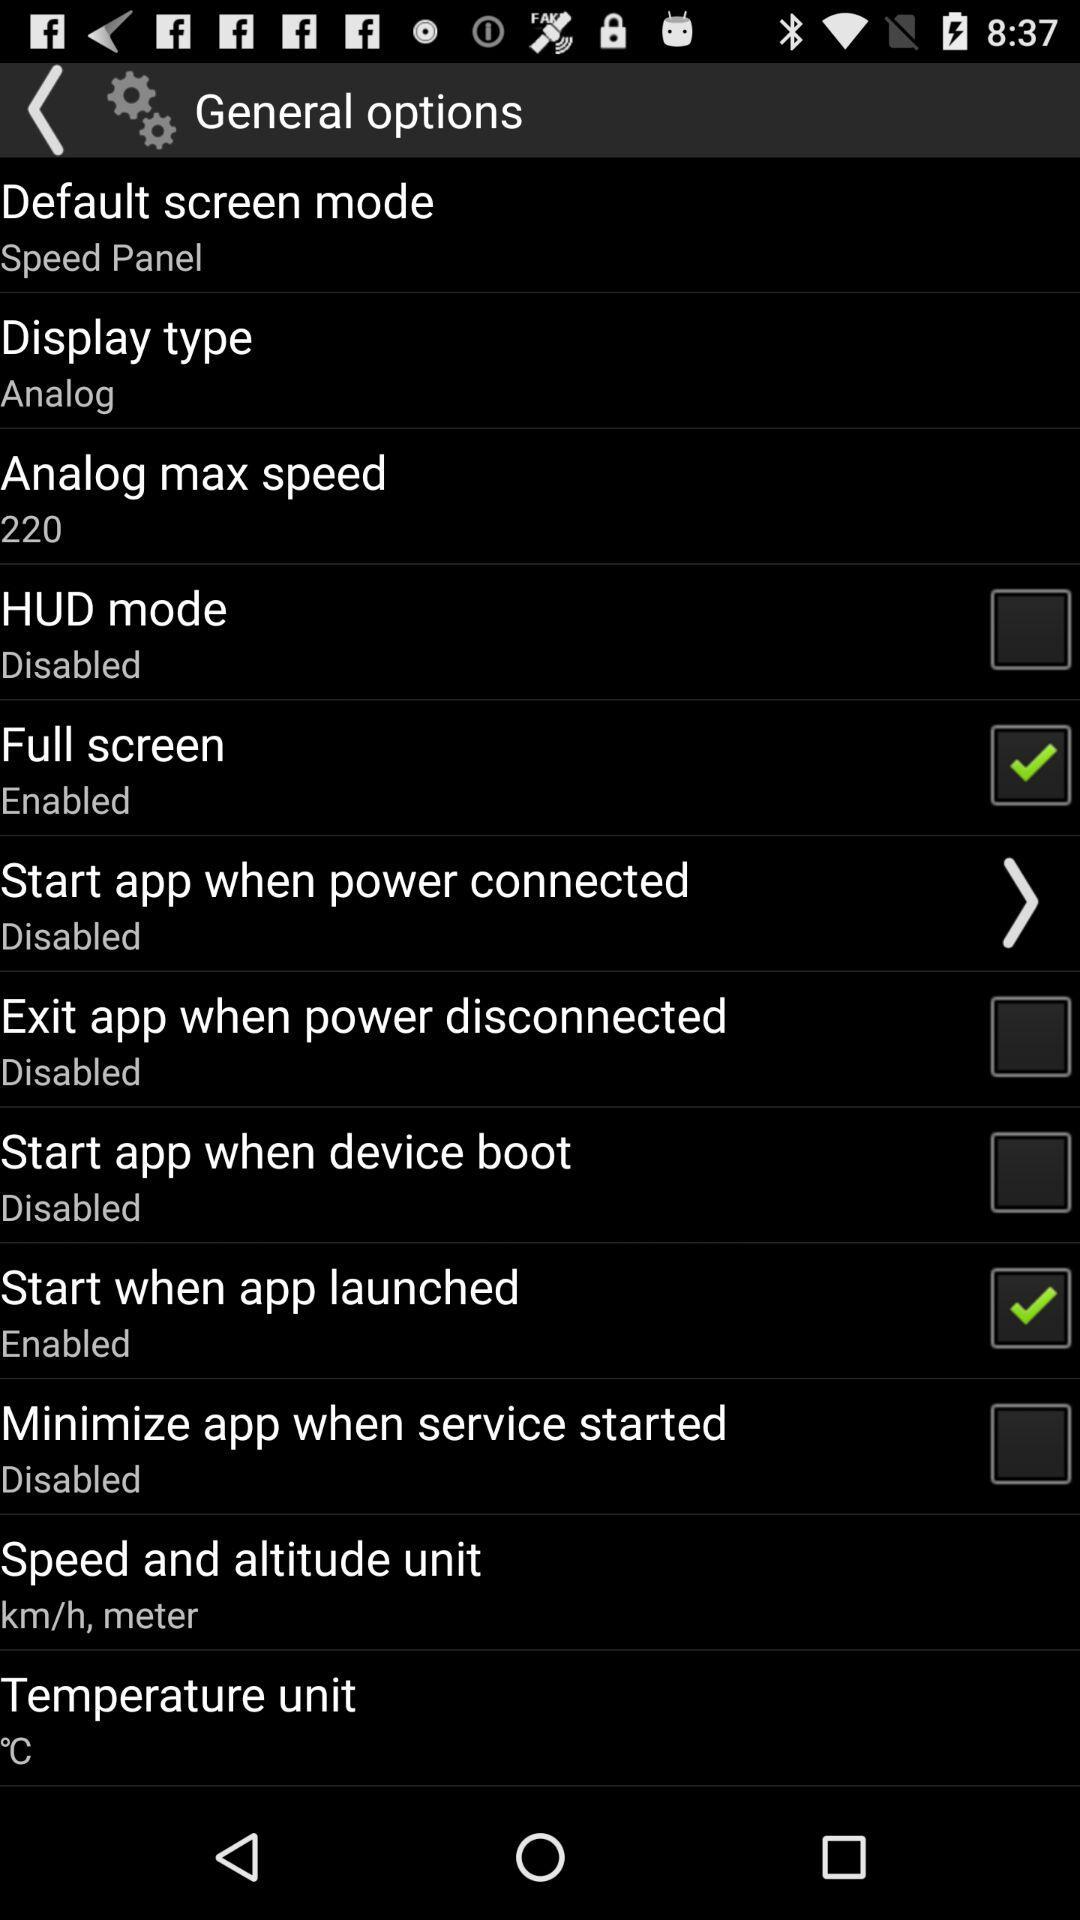  Describe the element at coordinates (112, 741) in the screenshot. I see `the app above enabled item` at that location.